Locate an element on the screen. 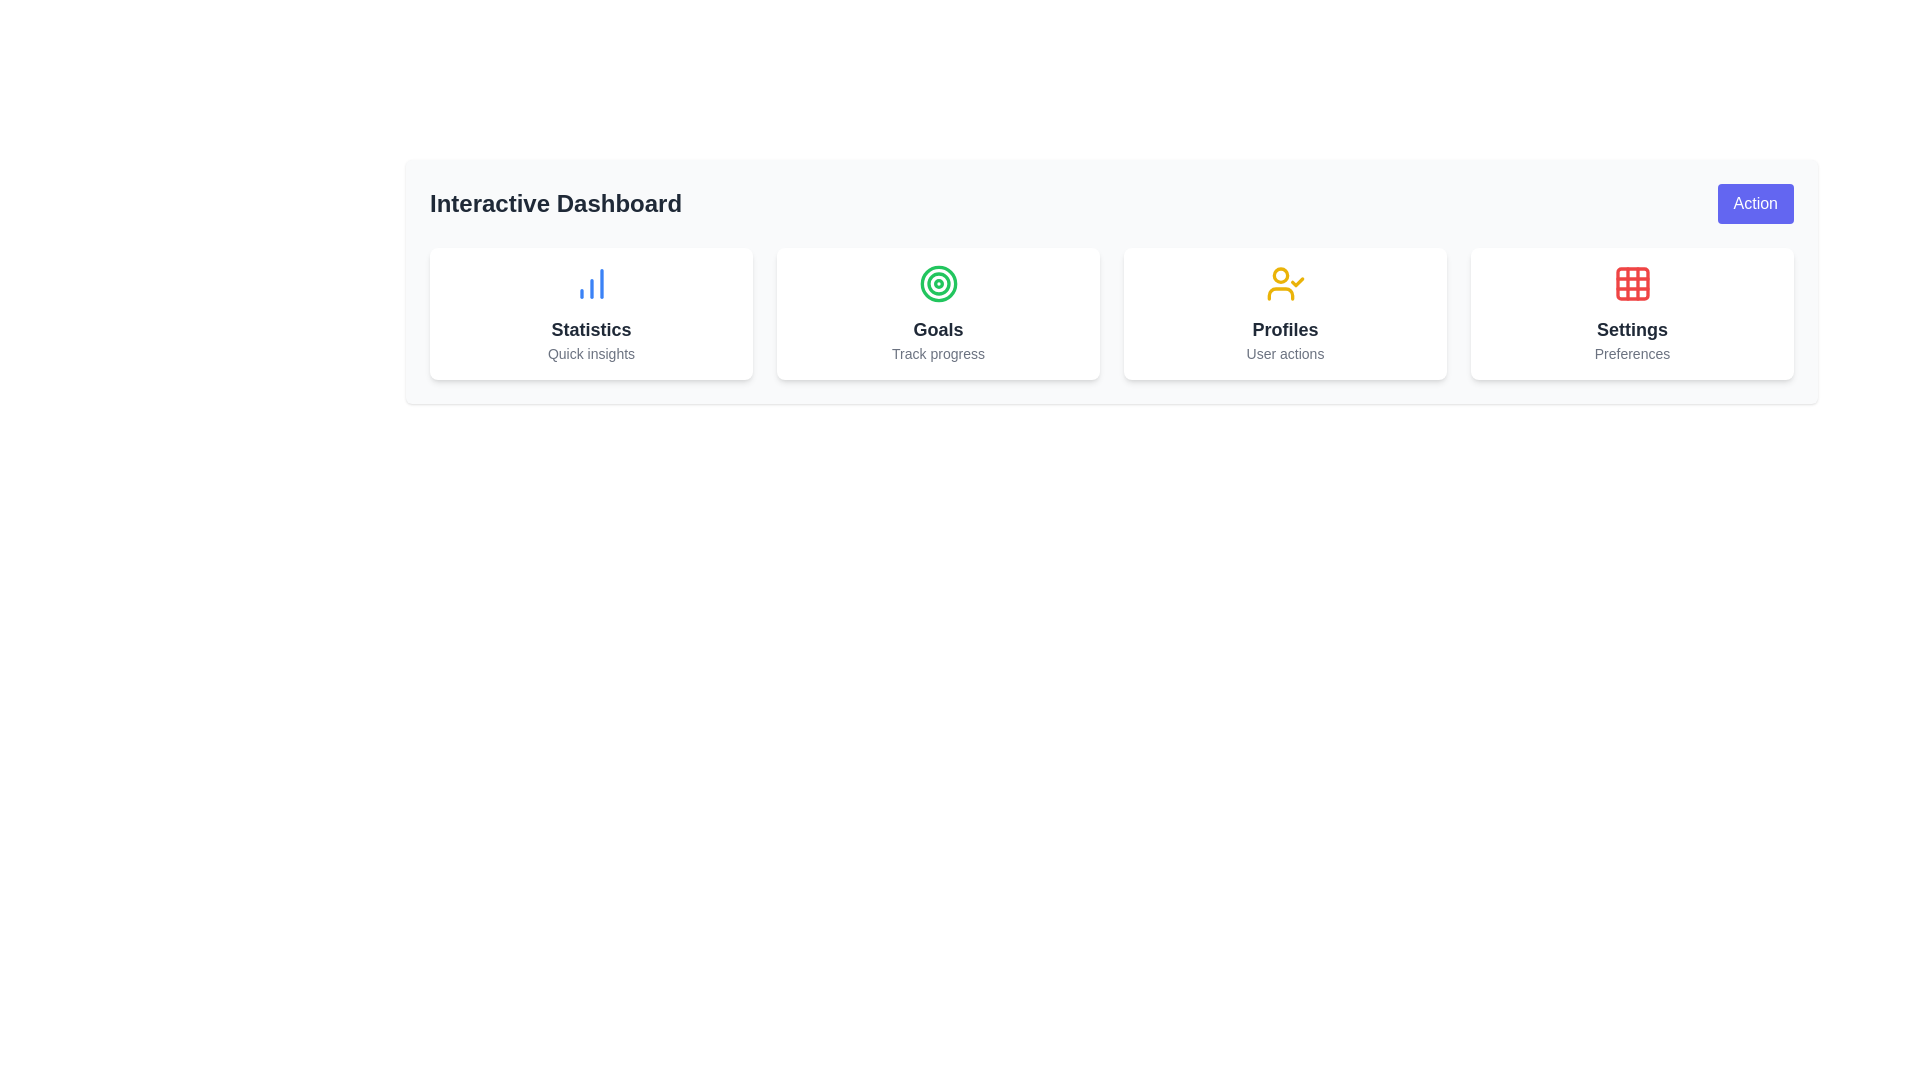 This screenshot has width=1920, height=1080. the second button-like card in the grid layout is located at coordinates (937, 313).